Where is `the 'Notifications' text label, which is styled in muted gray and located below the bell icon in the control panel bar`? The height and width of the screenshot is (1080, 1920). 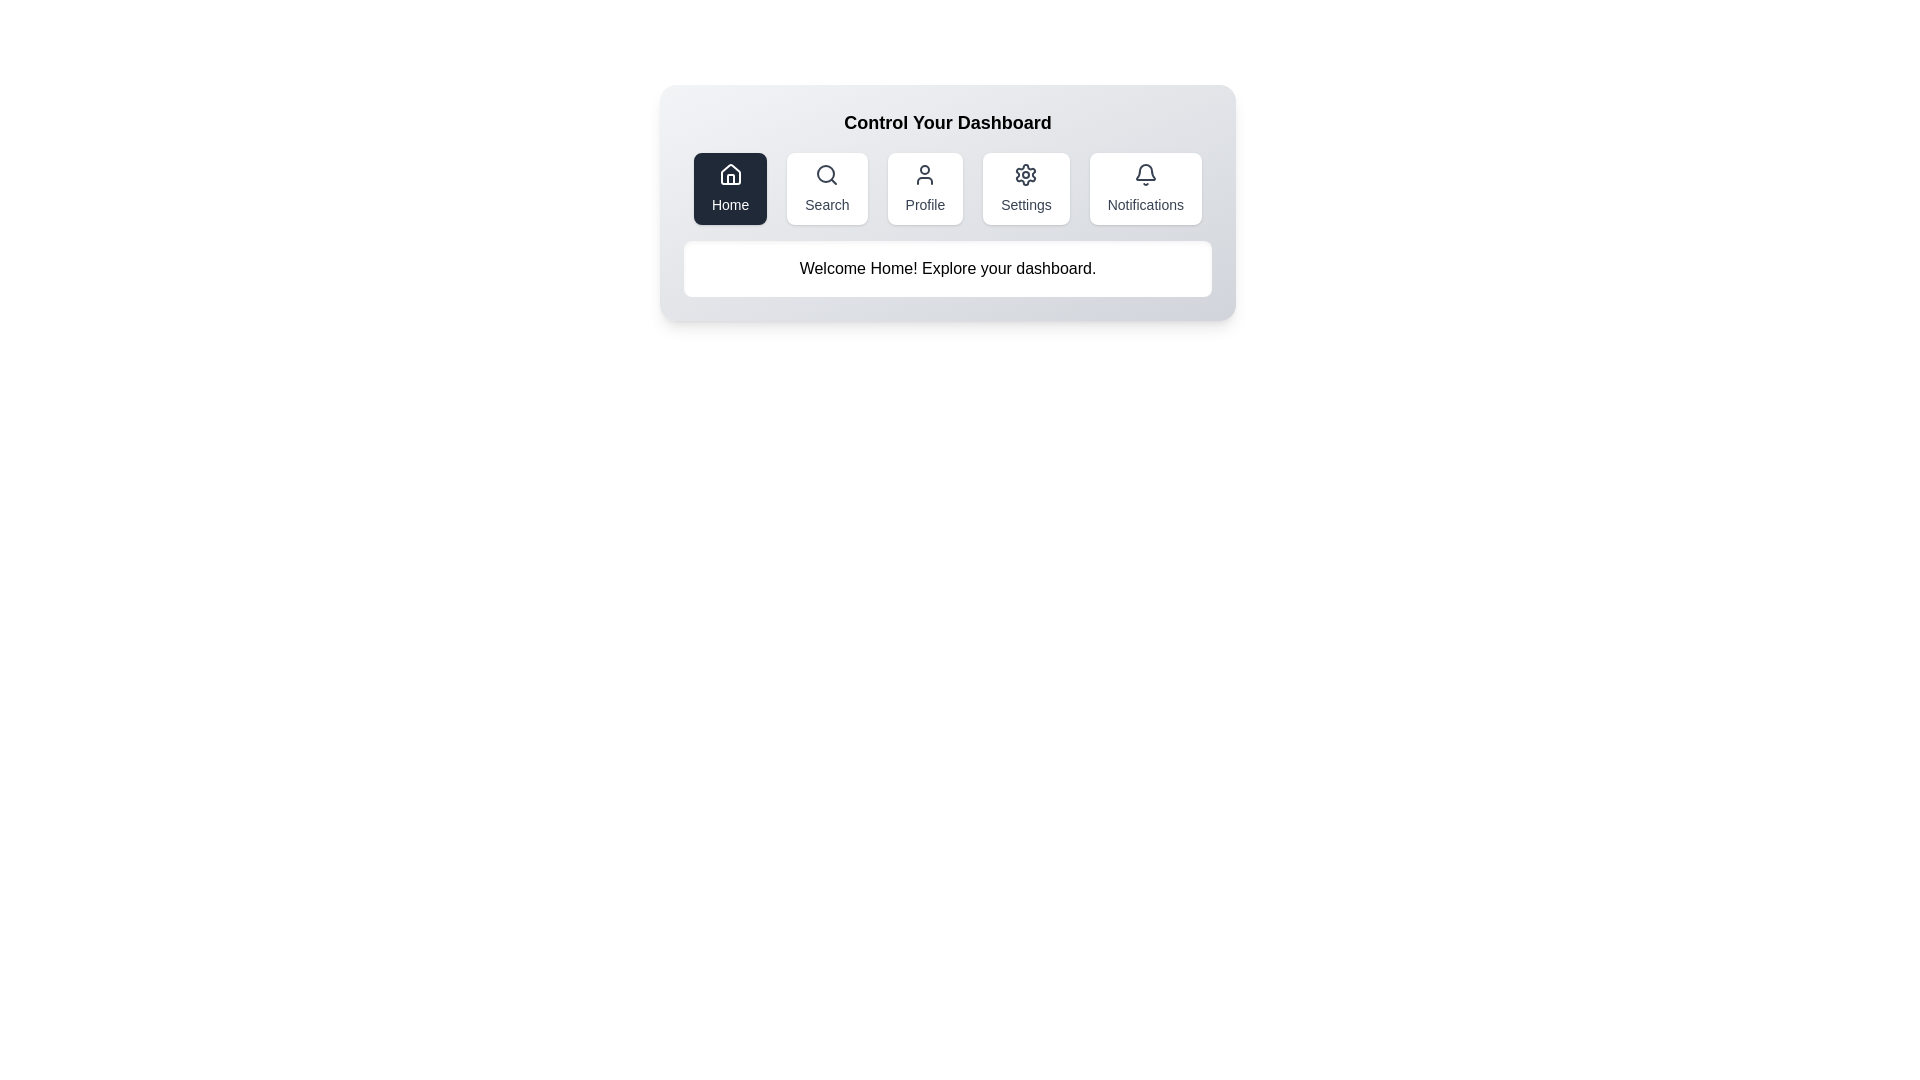 the 'Notifications' text label, which is styled in muted gray and located below the bell icon in the control panel bar is located at coordinates (1145, 204).